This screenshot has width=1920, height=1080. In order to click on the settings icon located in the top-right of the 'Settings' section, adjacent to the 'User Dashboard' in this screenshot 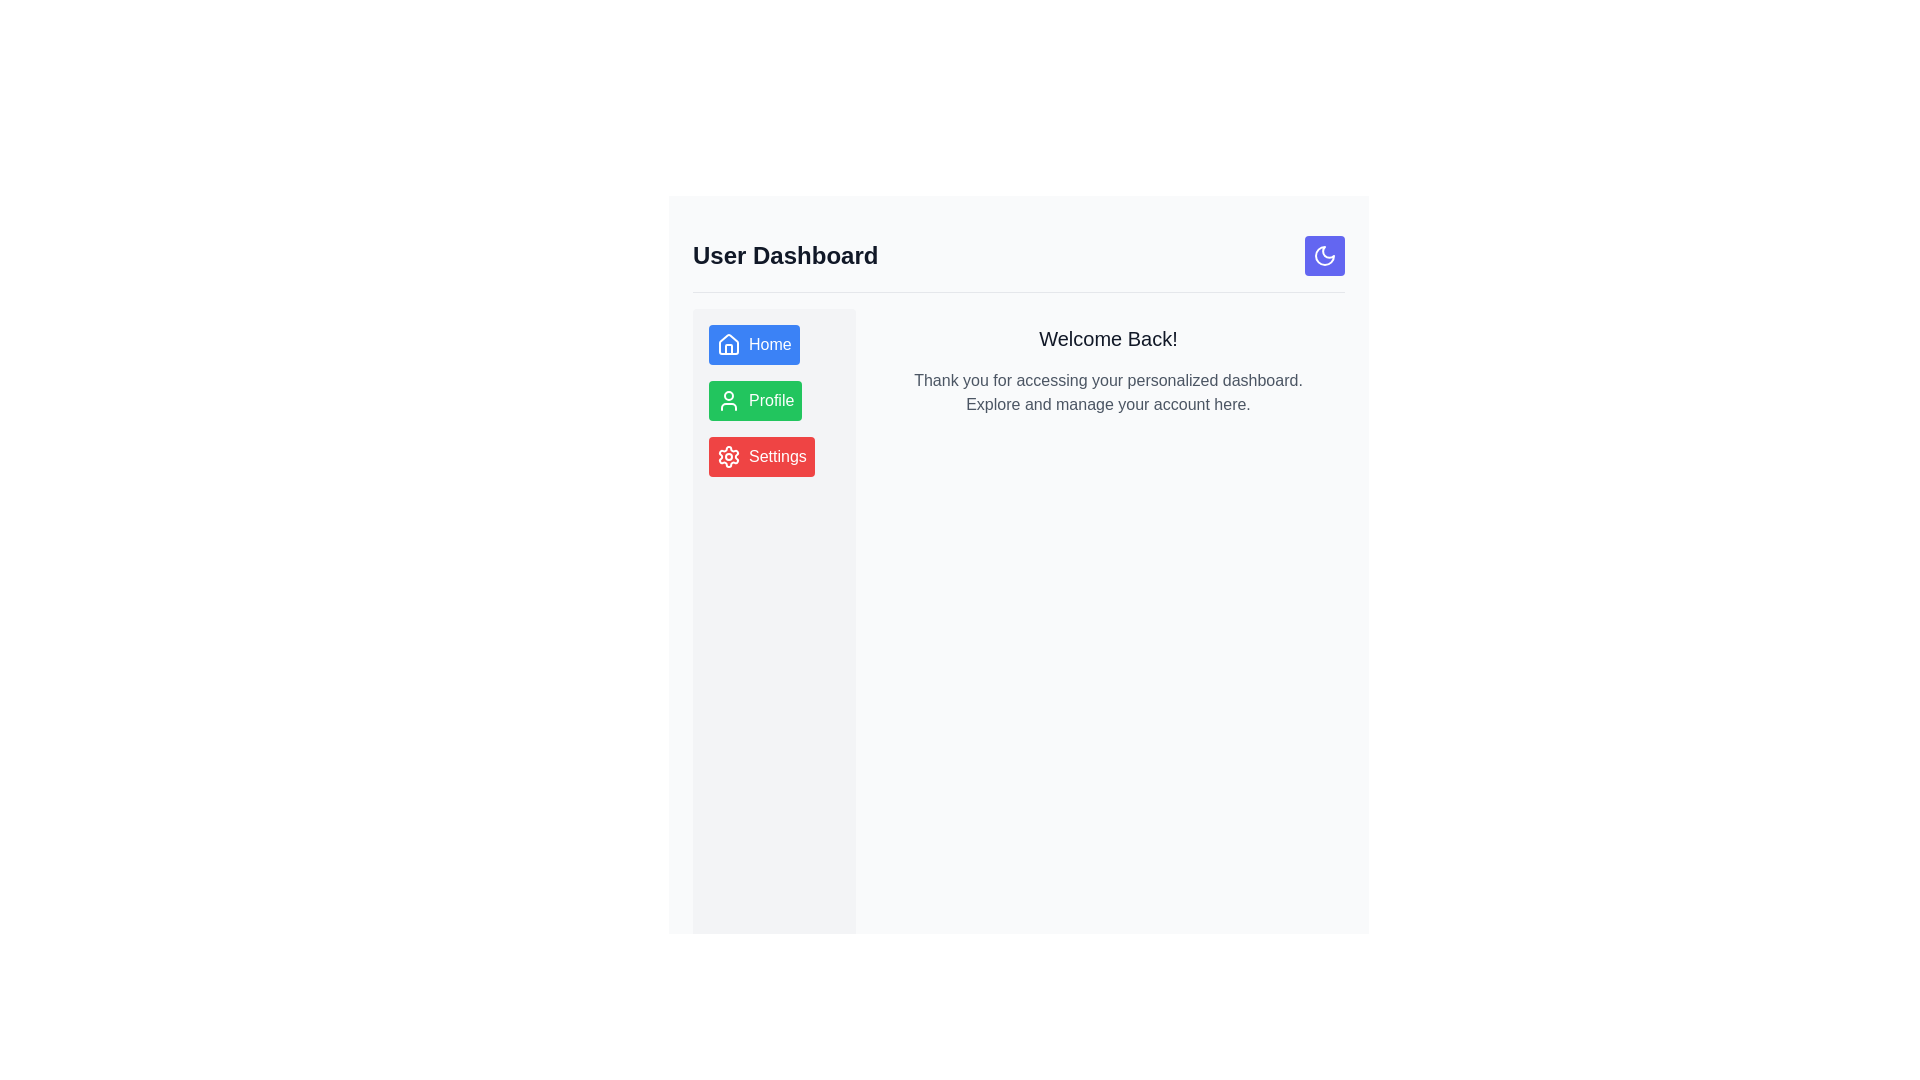, I will do `click(728, 456)`.